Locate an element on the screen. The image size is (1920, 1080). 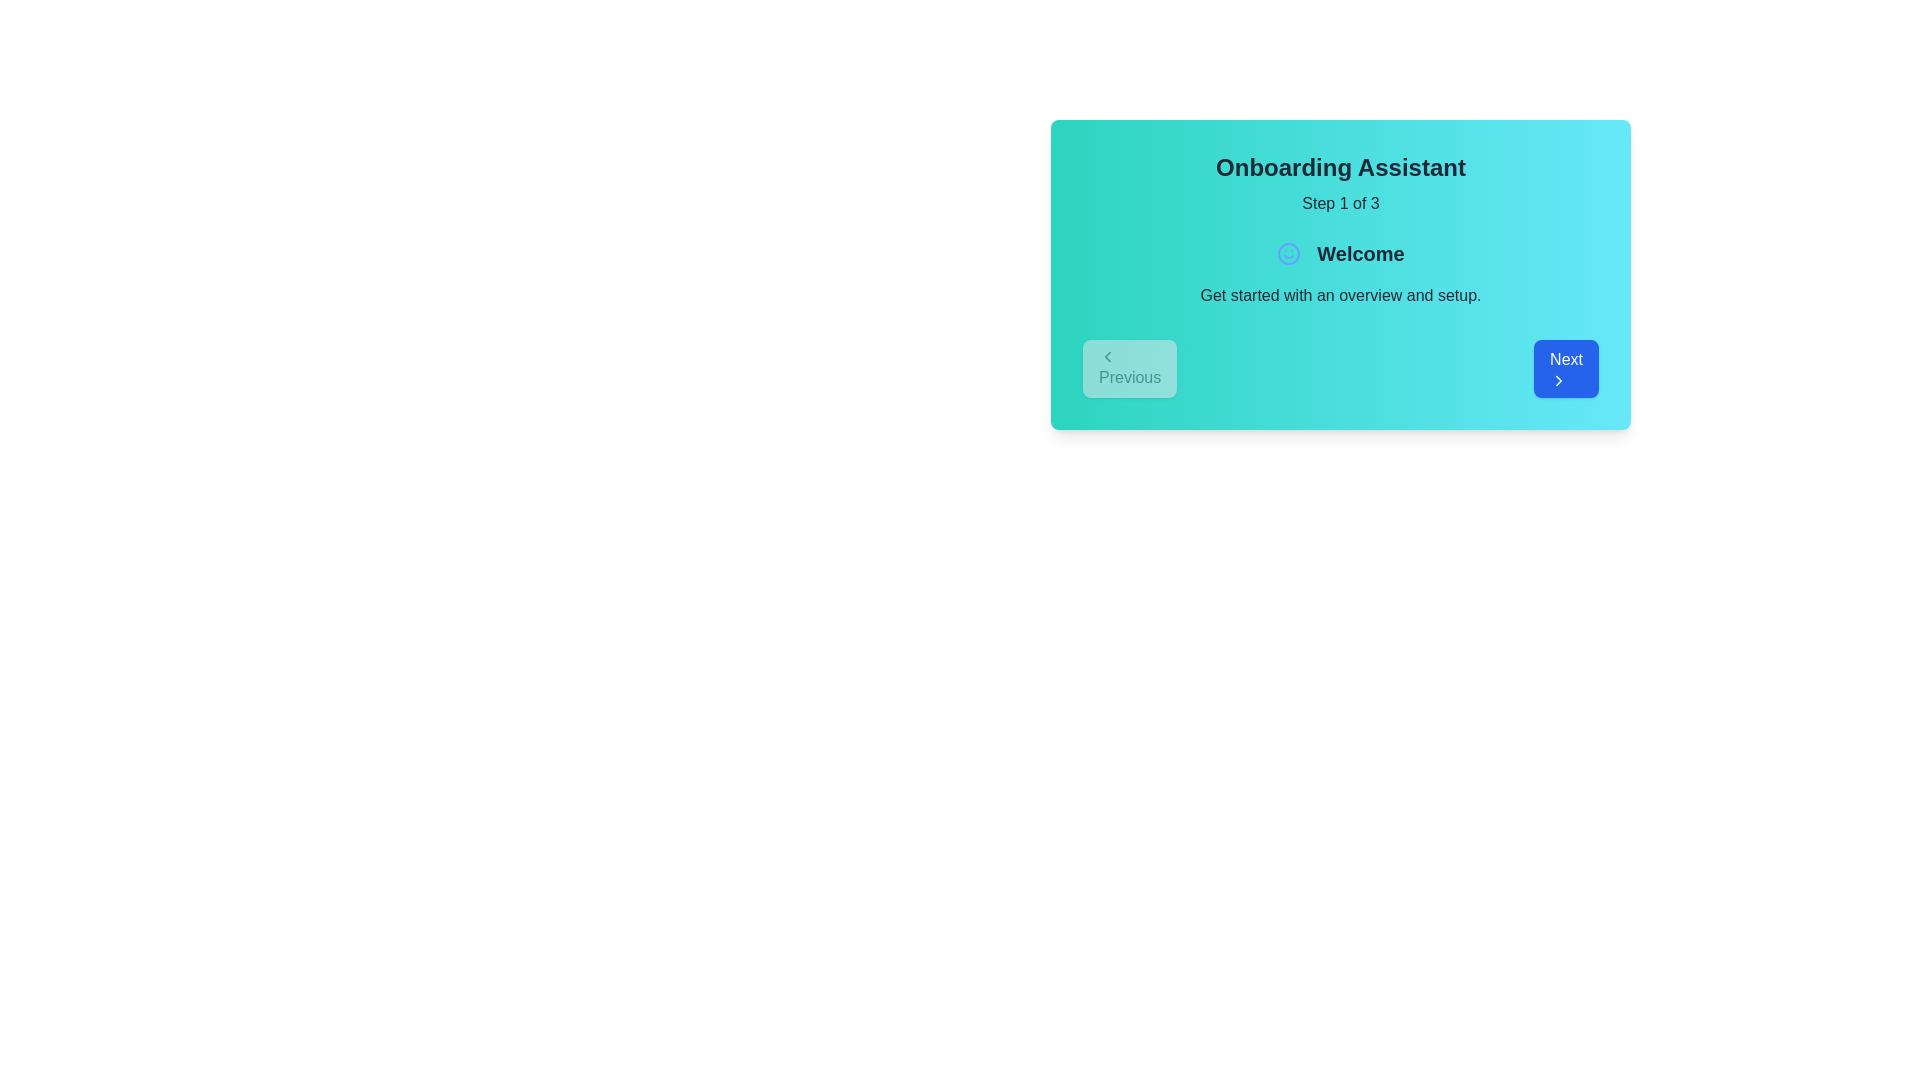
the SVG circle graphic with a blue outline that is centrally positioned within the face icon is located at coordinates (1289, 253).